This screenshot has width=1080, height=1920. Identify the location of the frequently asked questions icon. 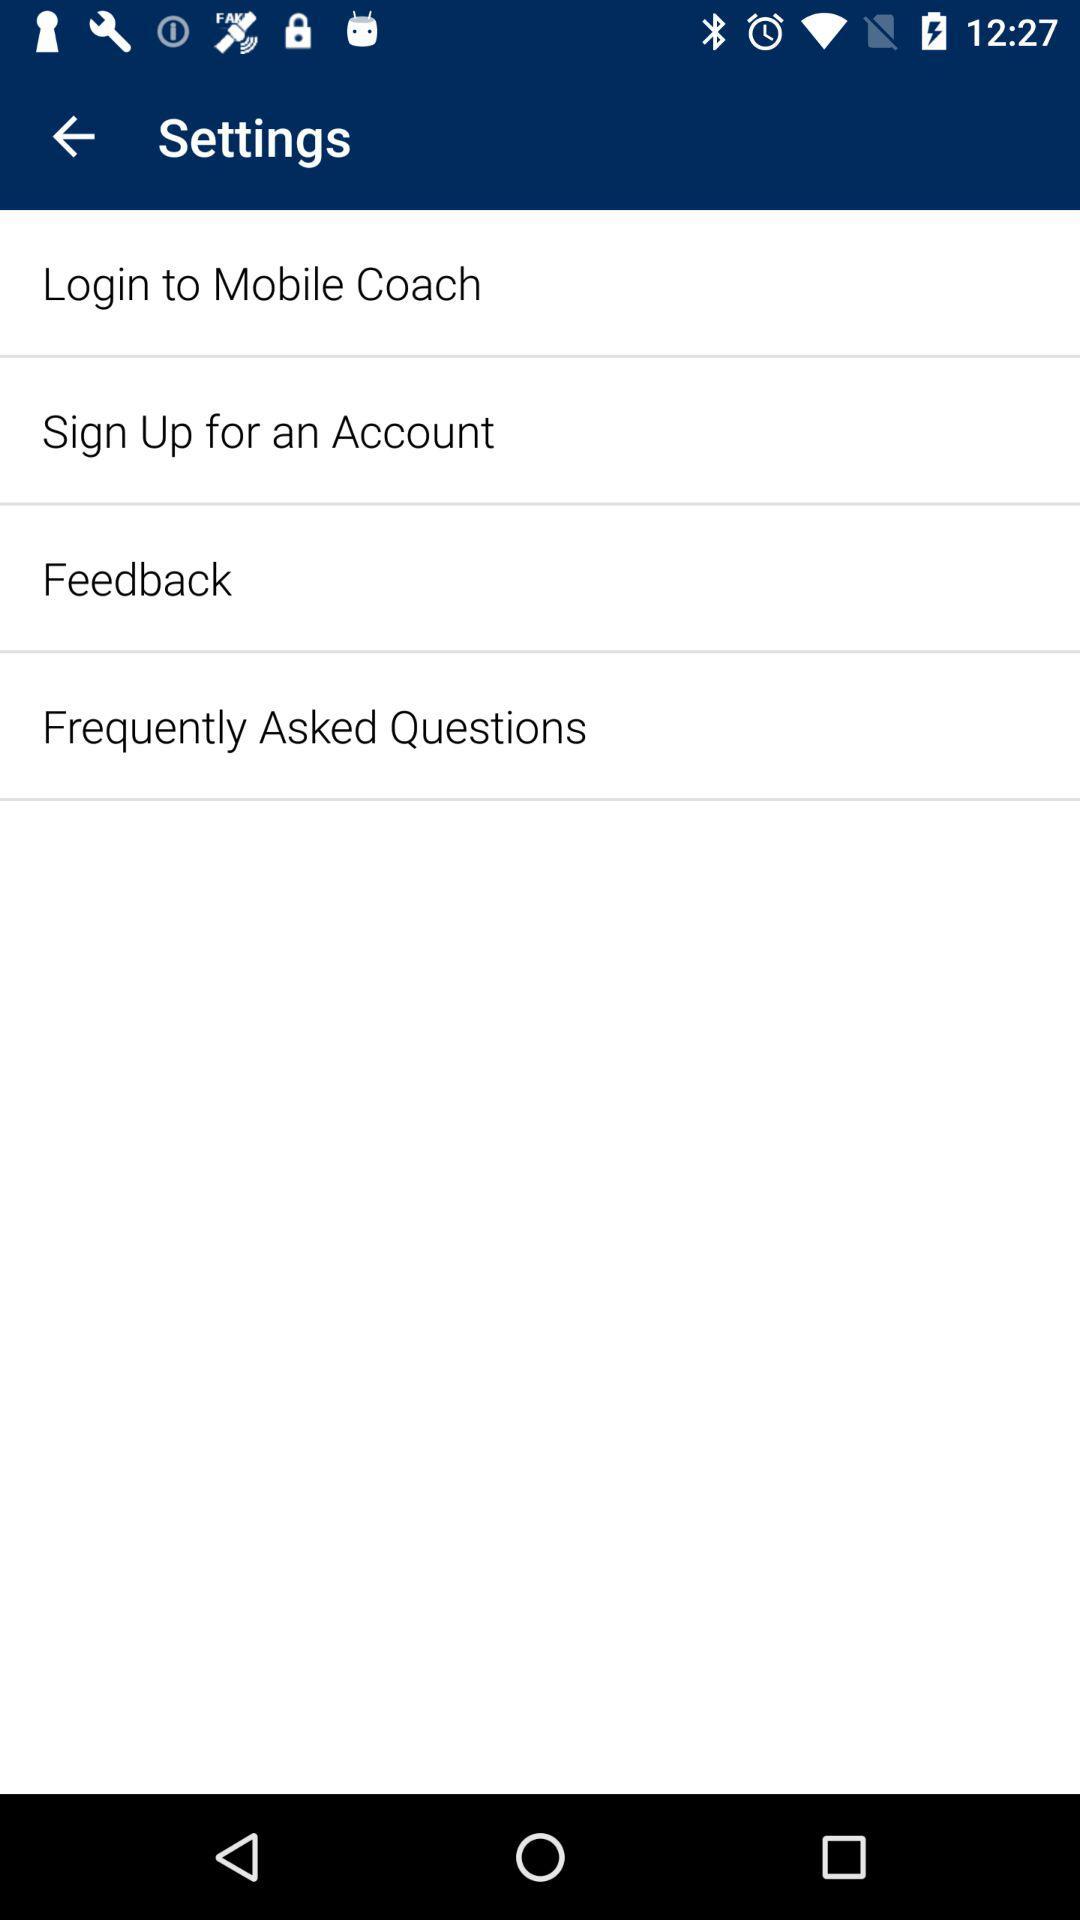
(314, 724).